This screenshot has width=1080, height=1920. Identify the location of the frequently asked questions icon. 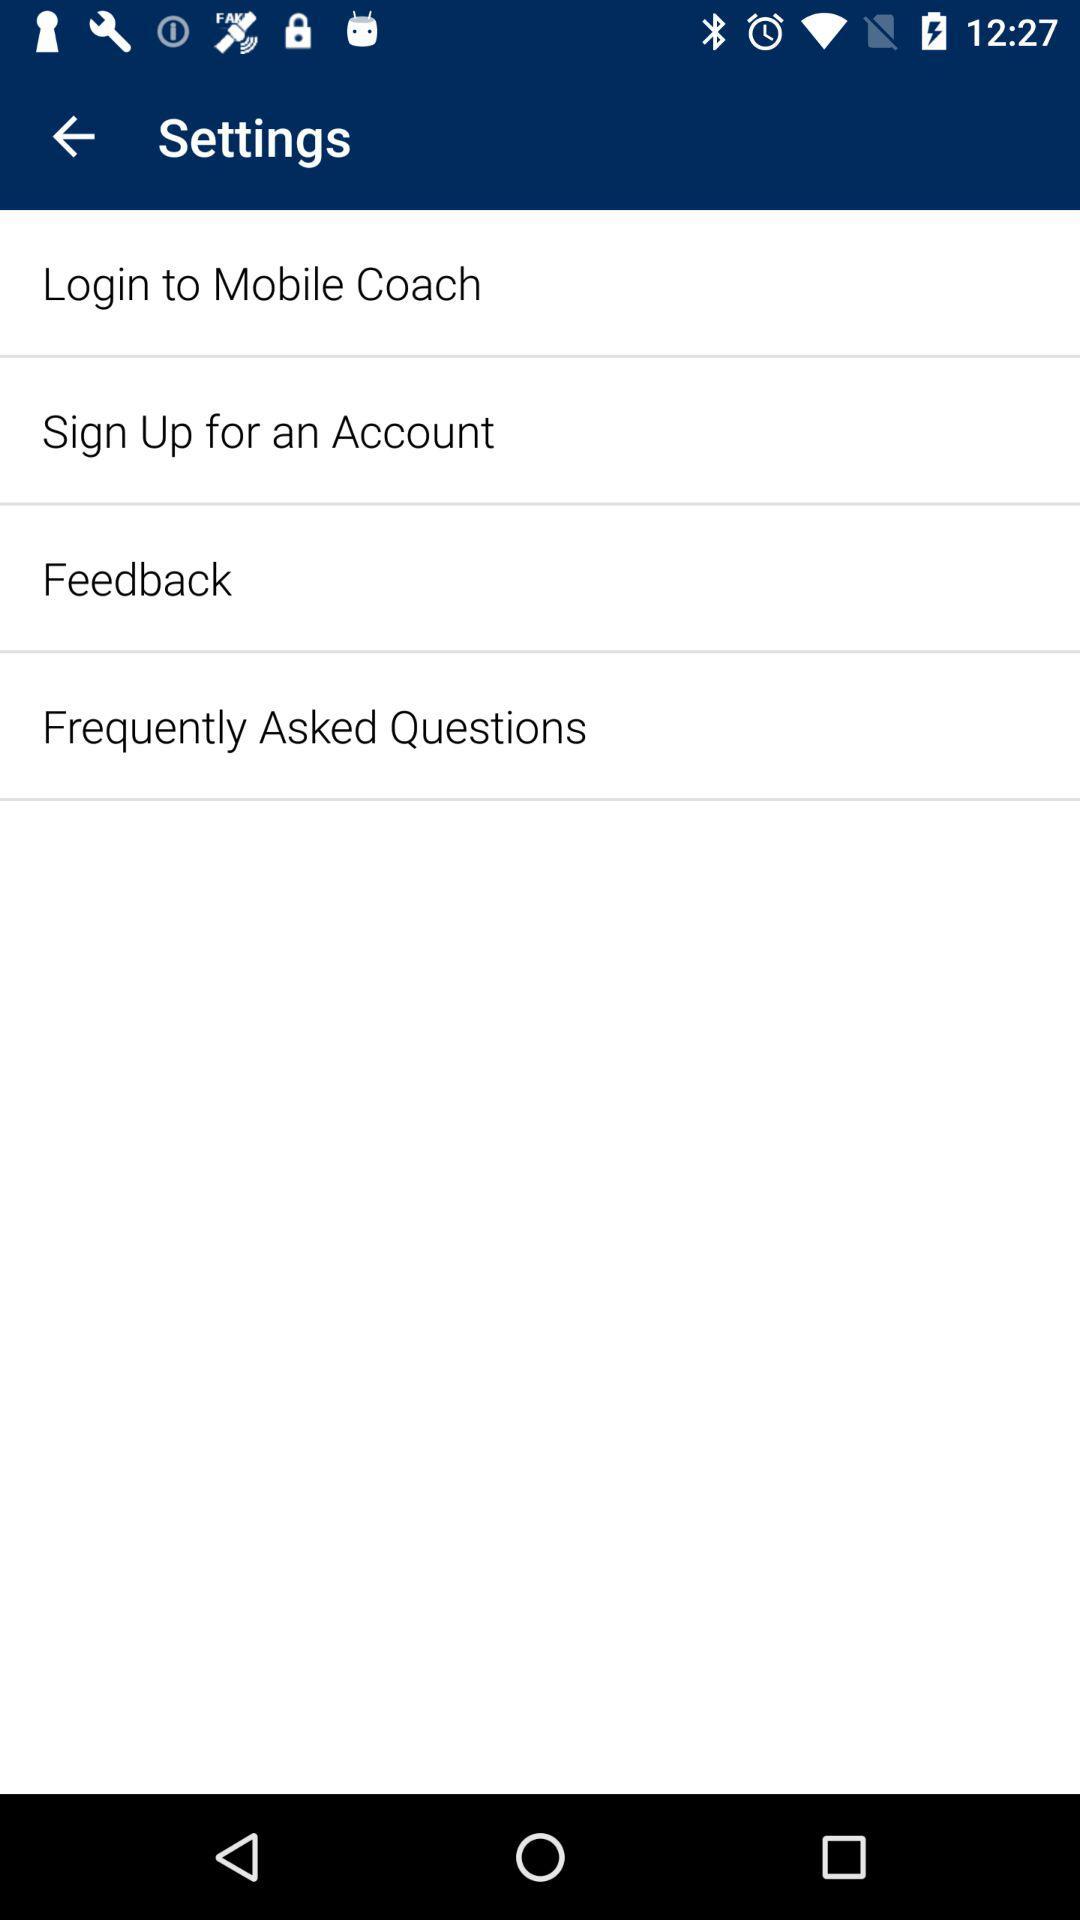
(314, 724).